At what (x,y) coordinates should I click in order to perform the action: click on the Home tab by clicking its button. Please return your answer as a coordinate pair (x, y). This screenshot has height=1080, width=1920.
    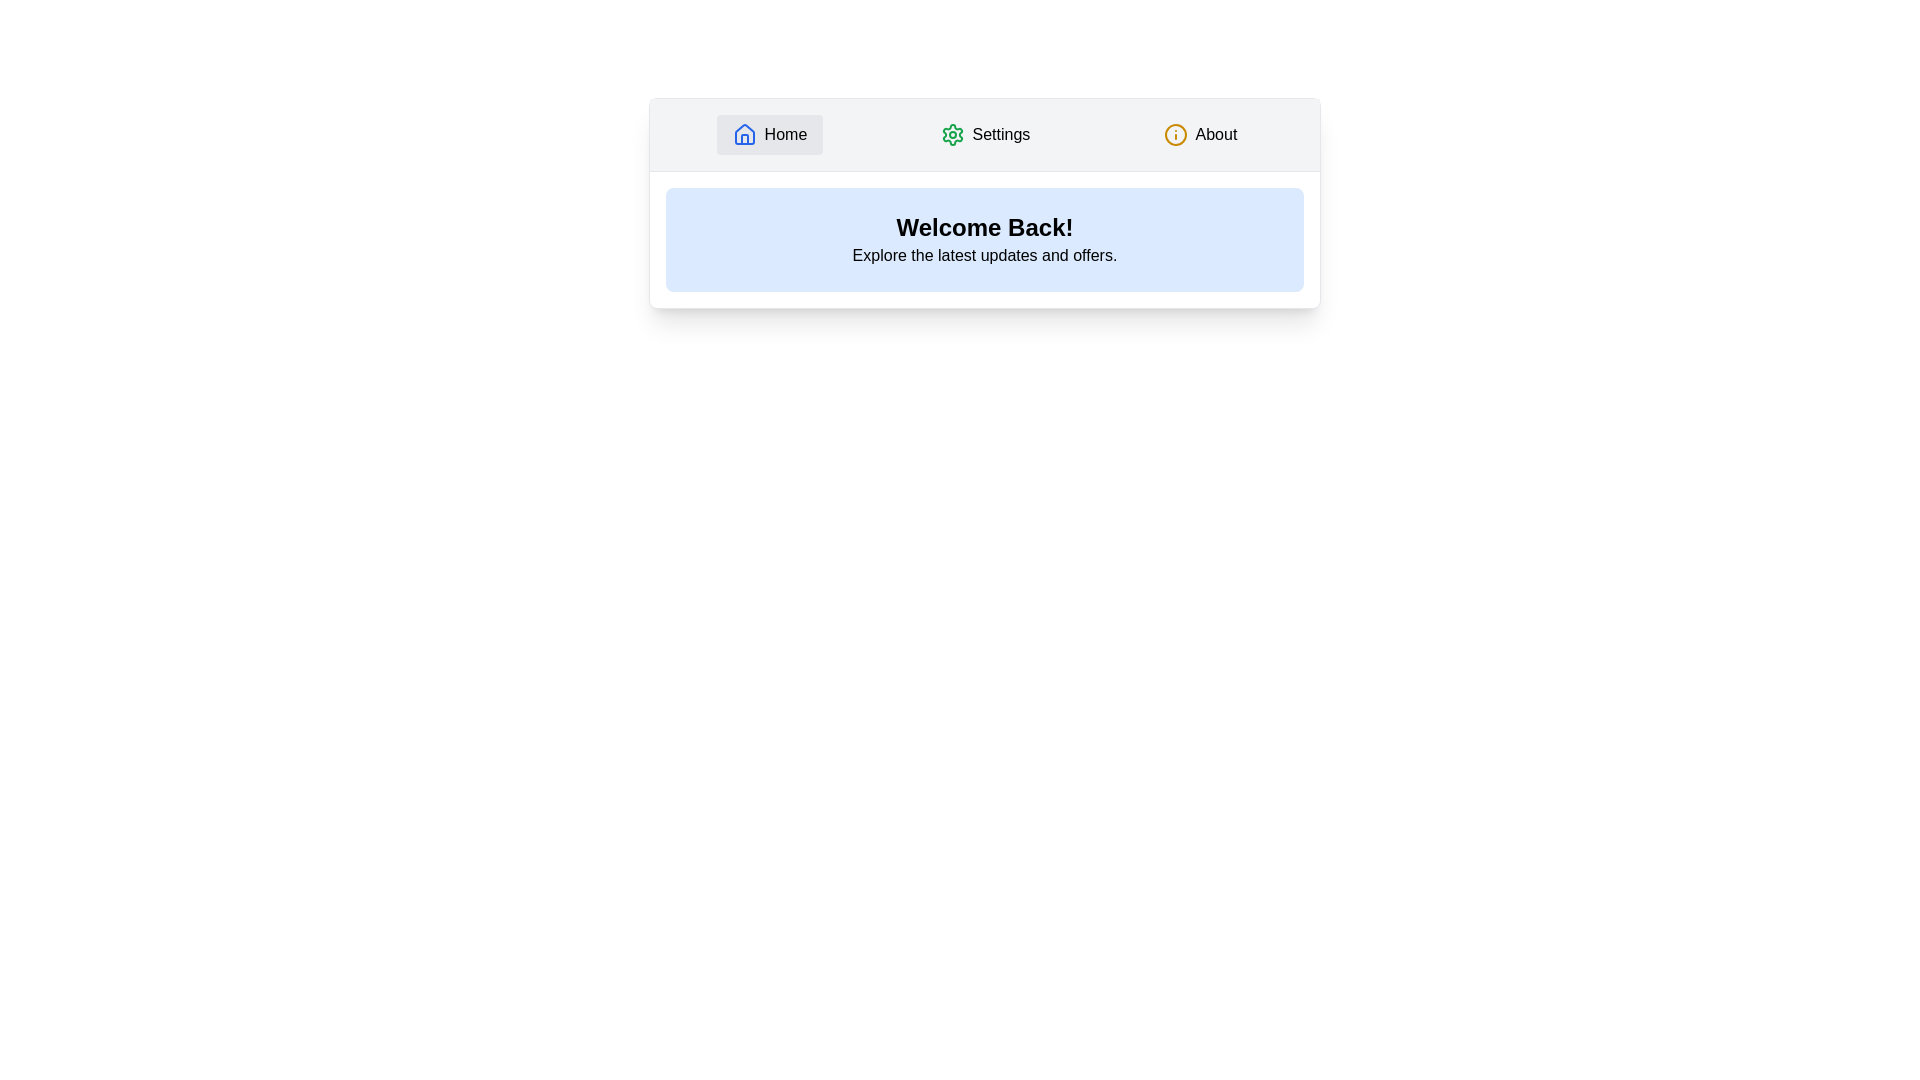
    Looking at the image, I should click on (767, 135).